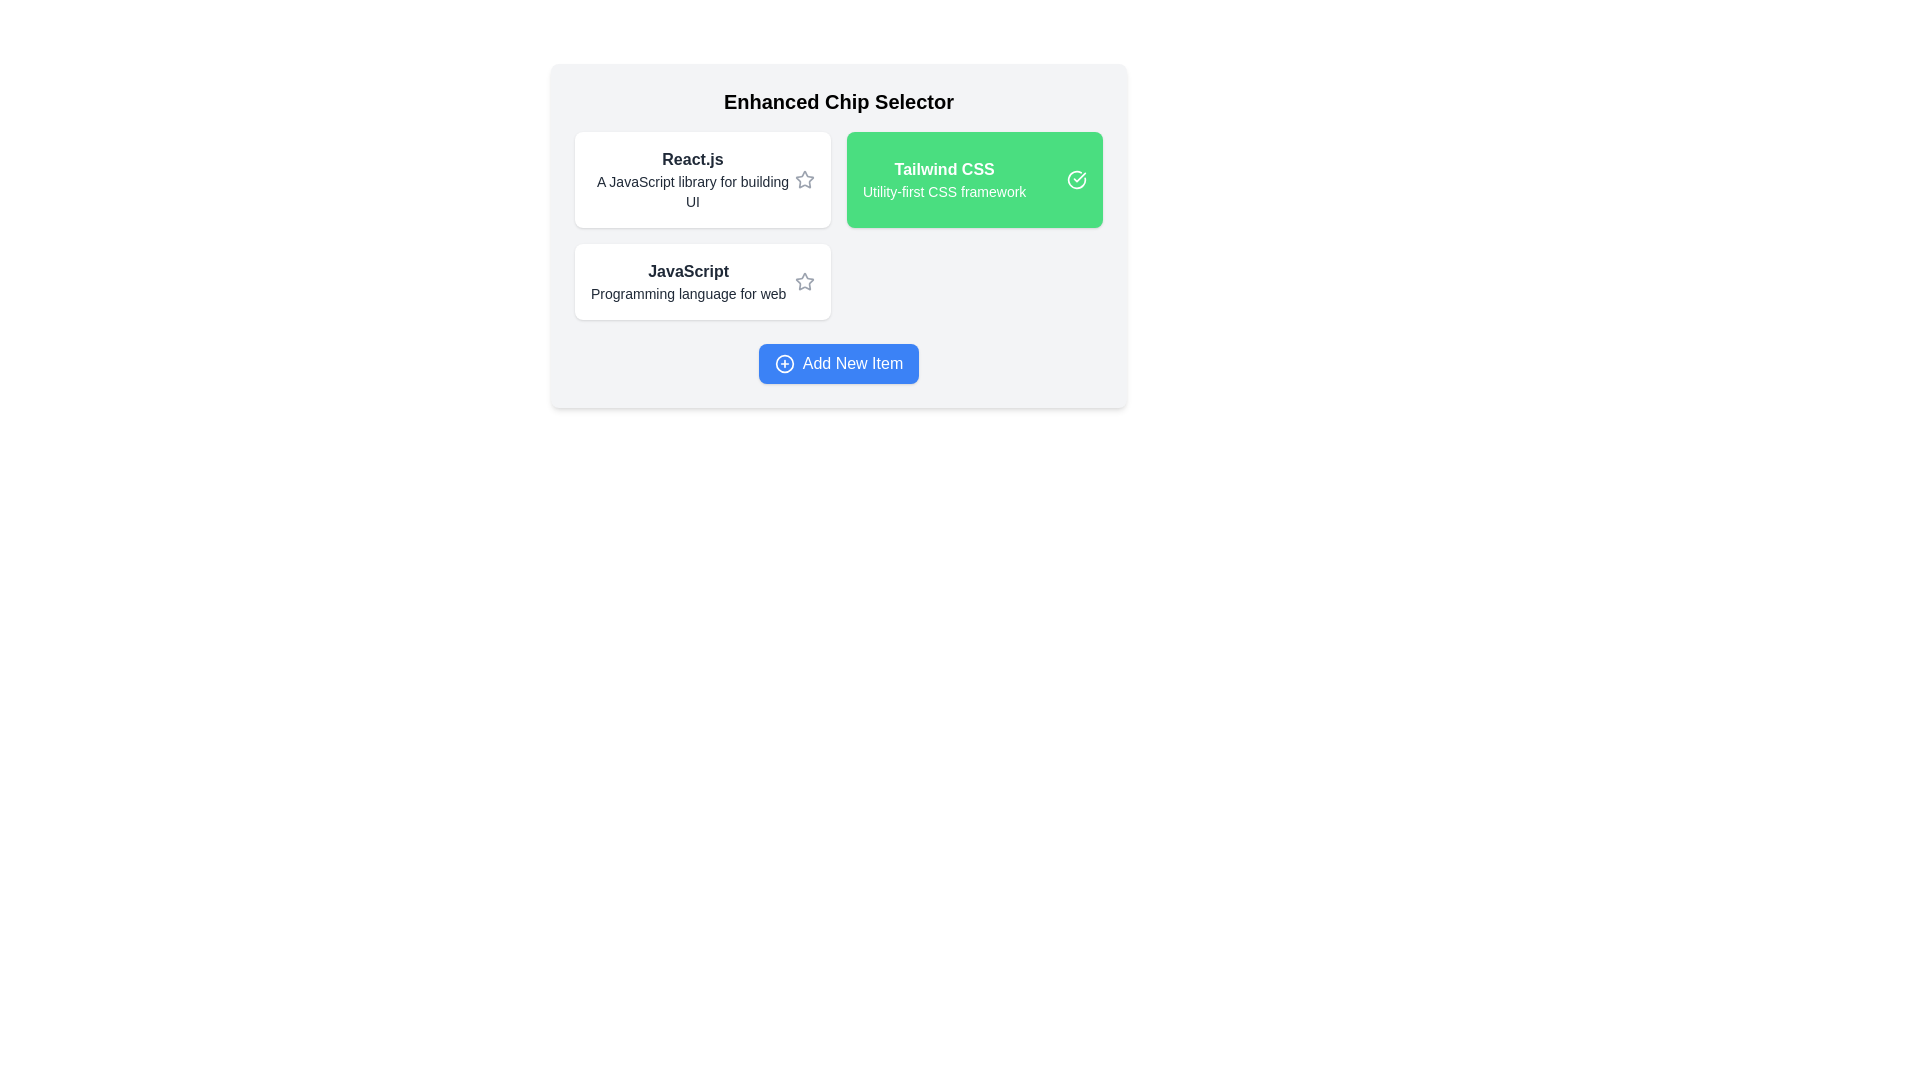 The image size is (1920, 1080). I want to click on the star-shaped icon located in the top-right corner of the 'JavaScript' item card, which is situated in the bottom-left region of the selectable options, so click(805, 281).